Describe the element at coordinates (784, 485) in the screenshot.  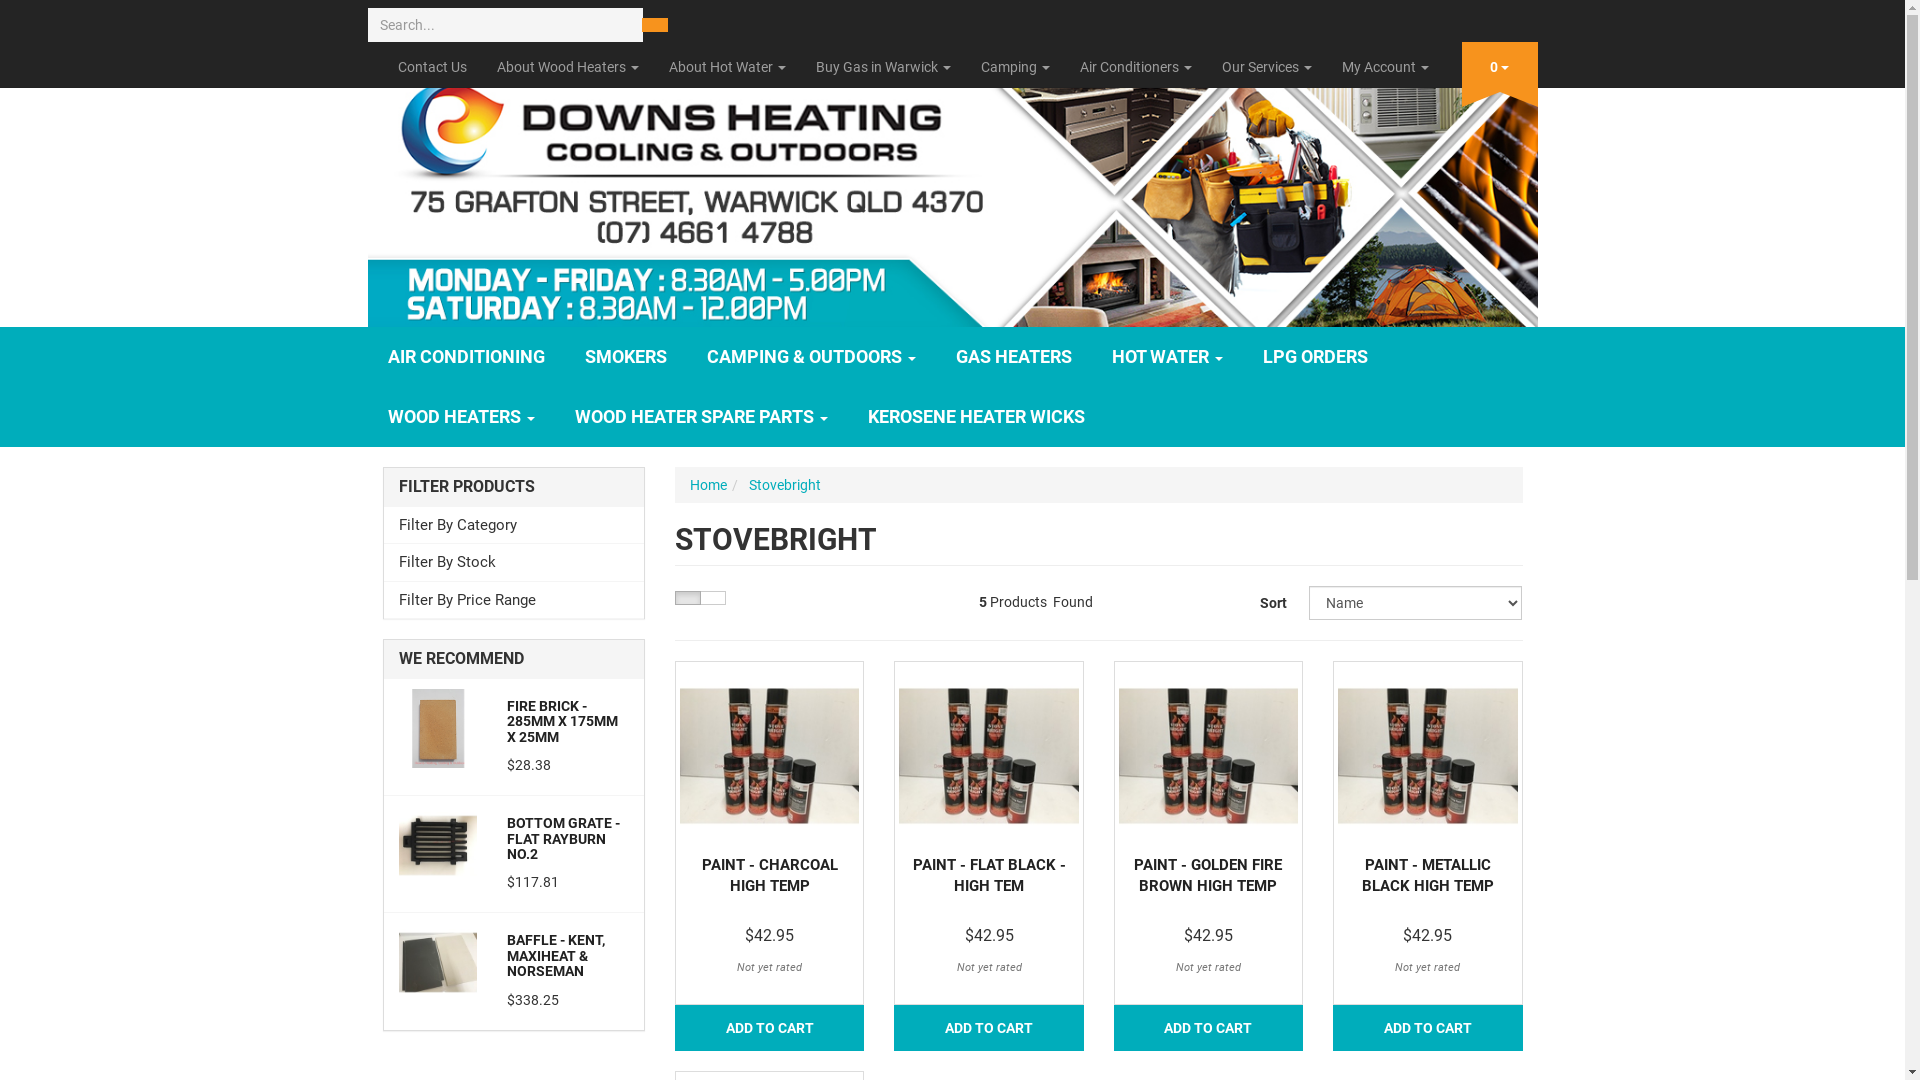
I see `'Stovebright'` at that location.